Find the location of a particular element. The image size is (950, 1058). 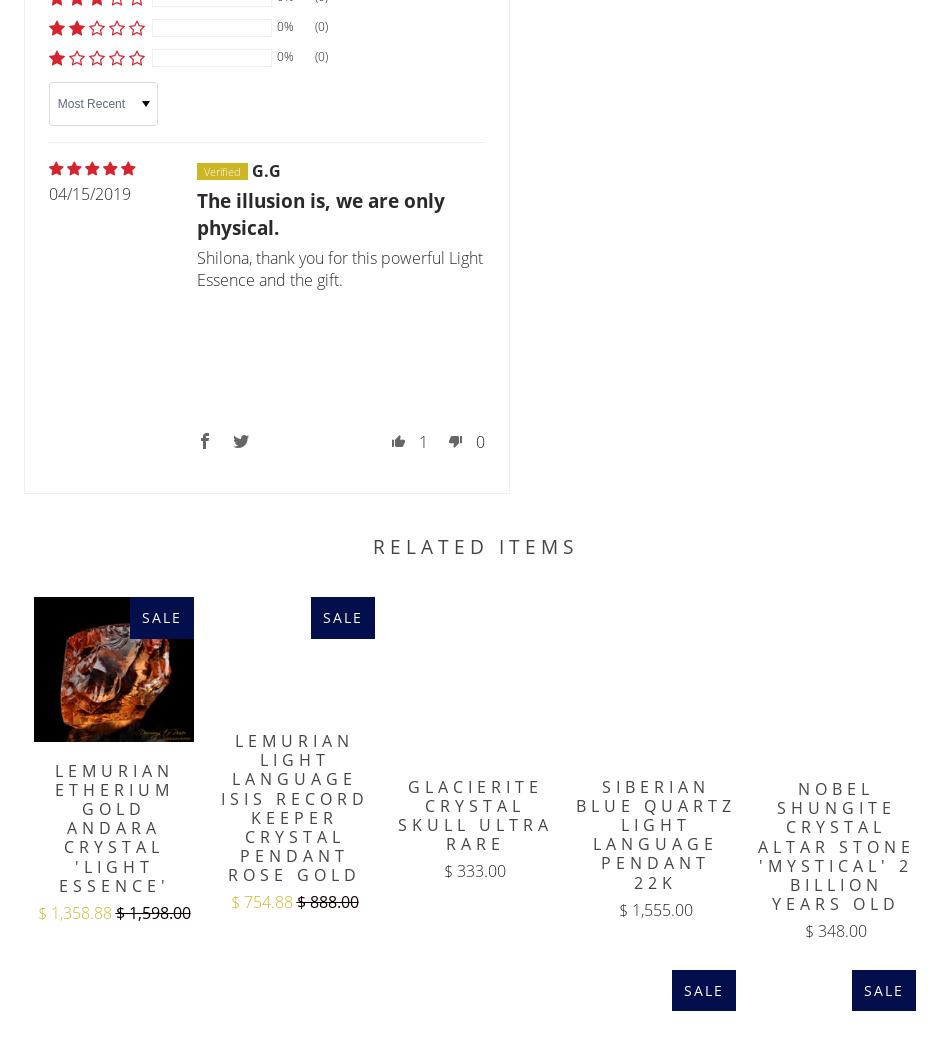

'04/15/2019' is located at coordinates (89, 192).